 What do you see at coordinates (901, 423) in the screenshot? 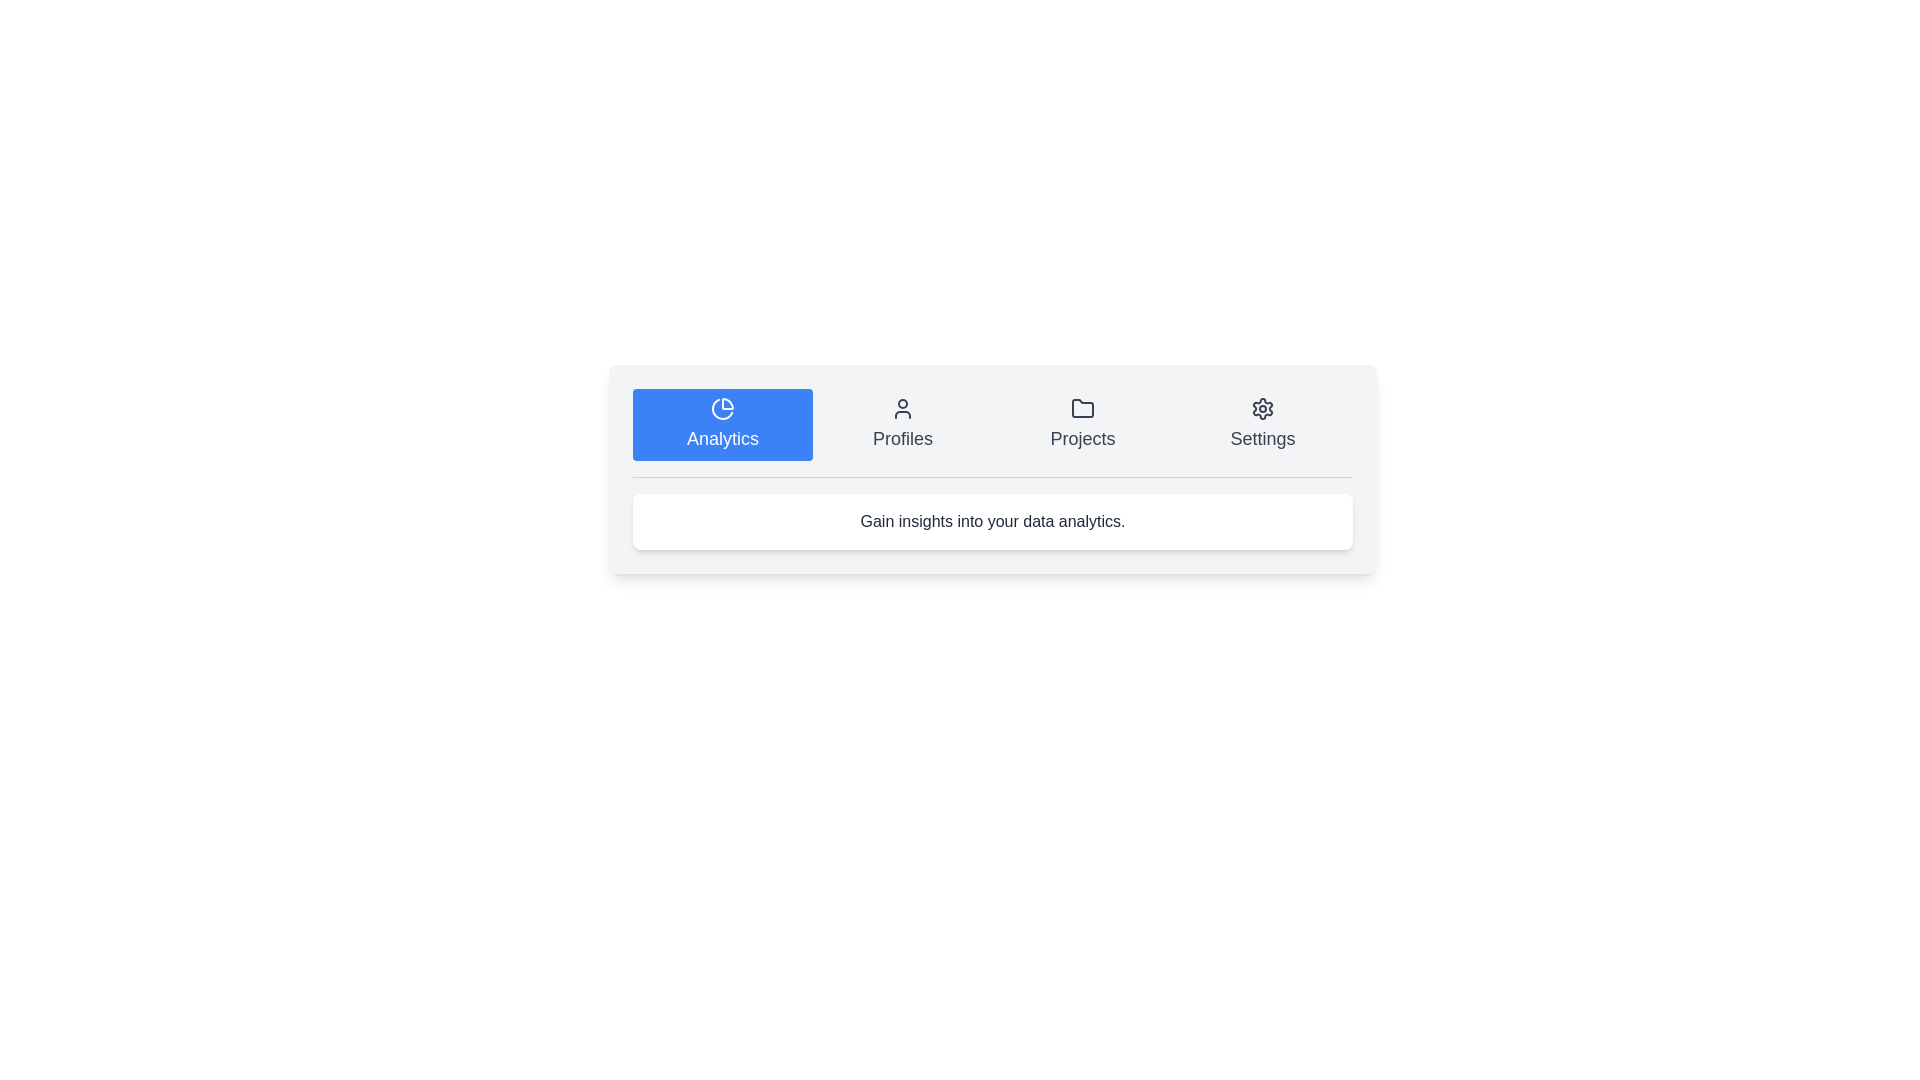
I see `the tab labeled Profiles to select it` at bounding box center [901, 423].